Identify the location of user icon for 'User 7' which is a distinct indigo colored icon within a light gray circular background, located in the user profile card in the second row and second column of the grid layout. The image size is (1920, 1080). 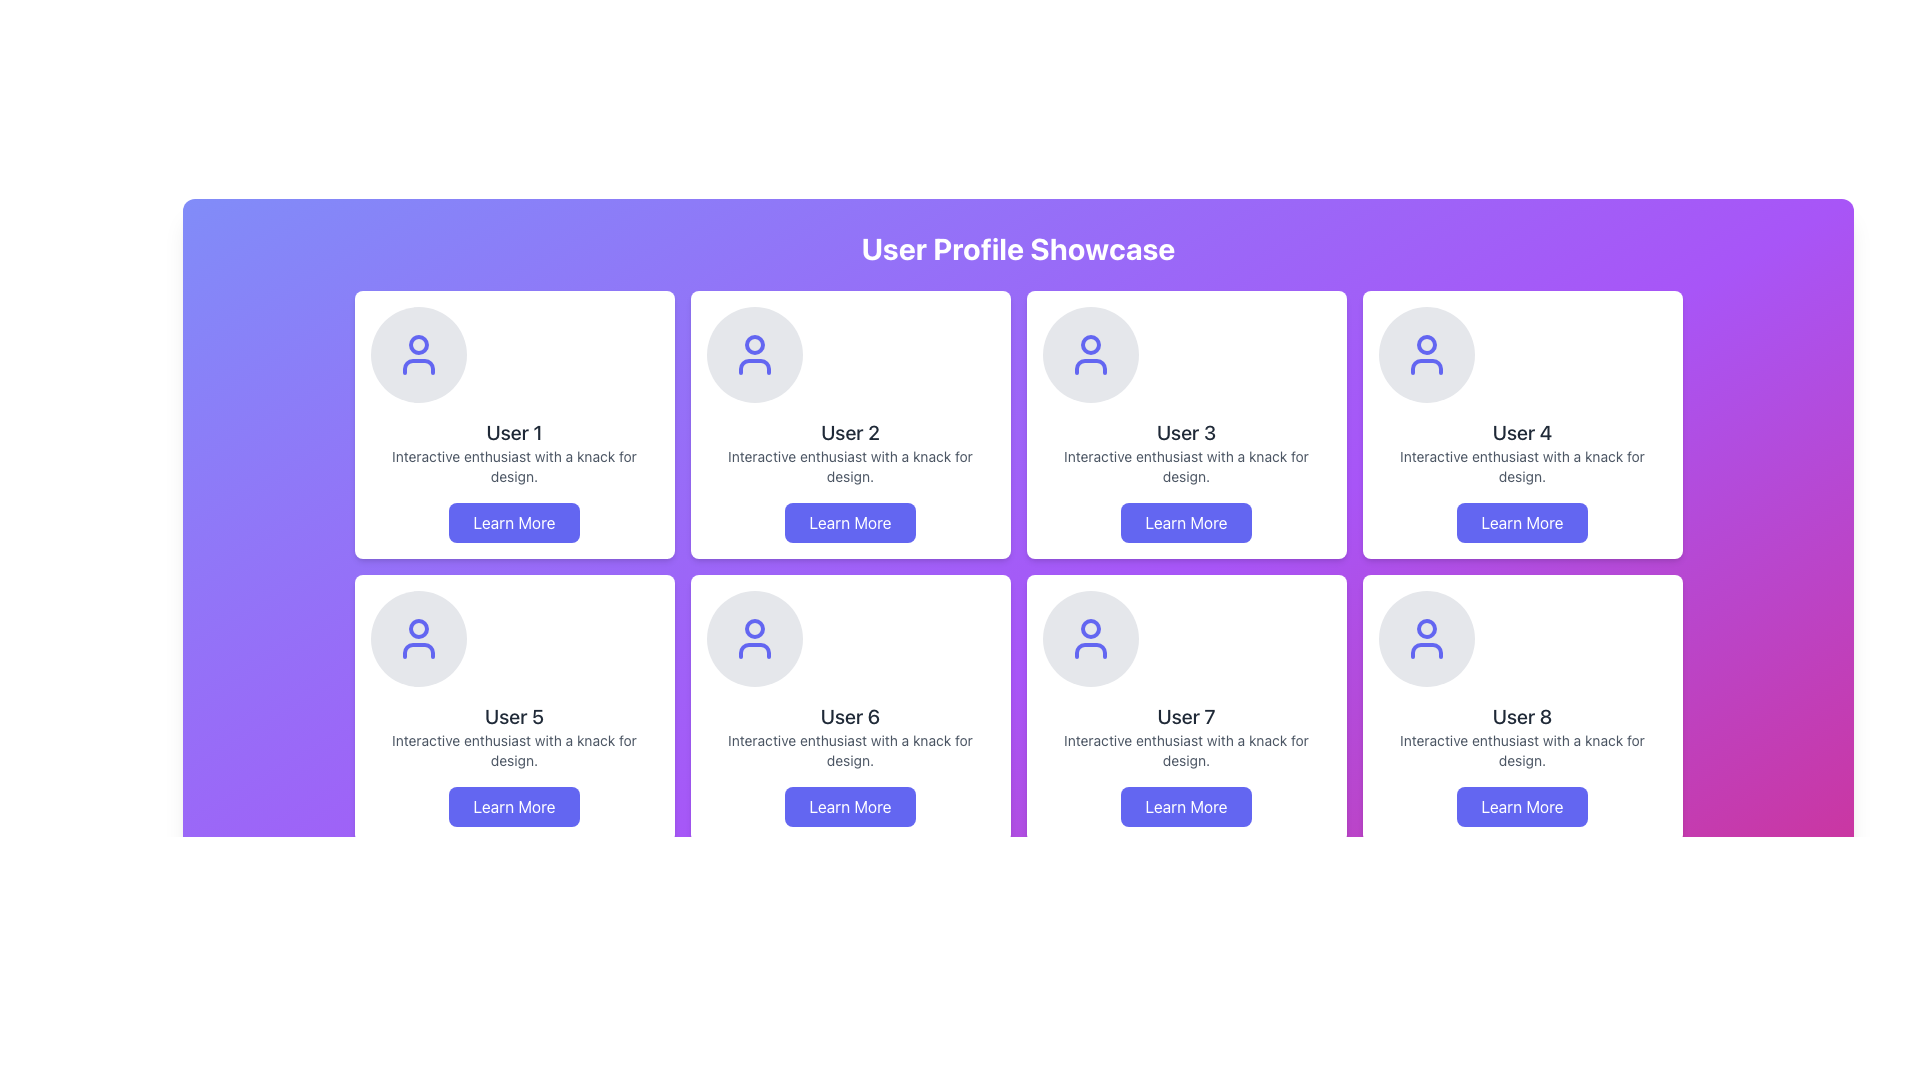
(1089, 639).